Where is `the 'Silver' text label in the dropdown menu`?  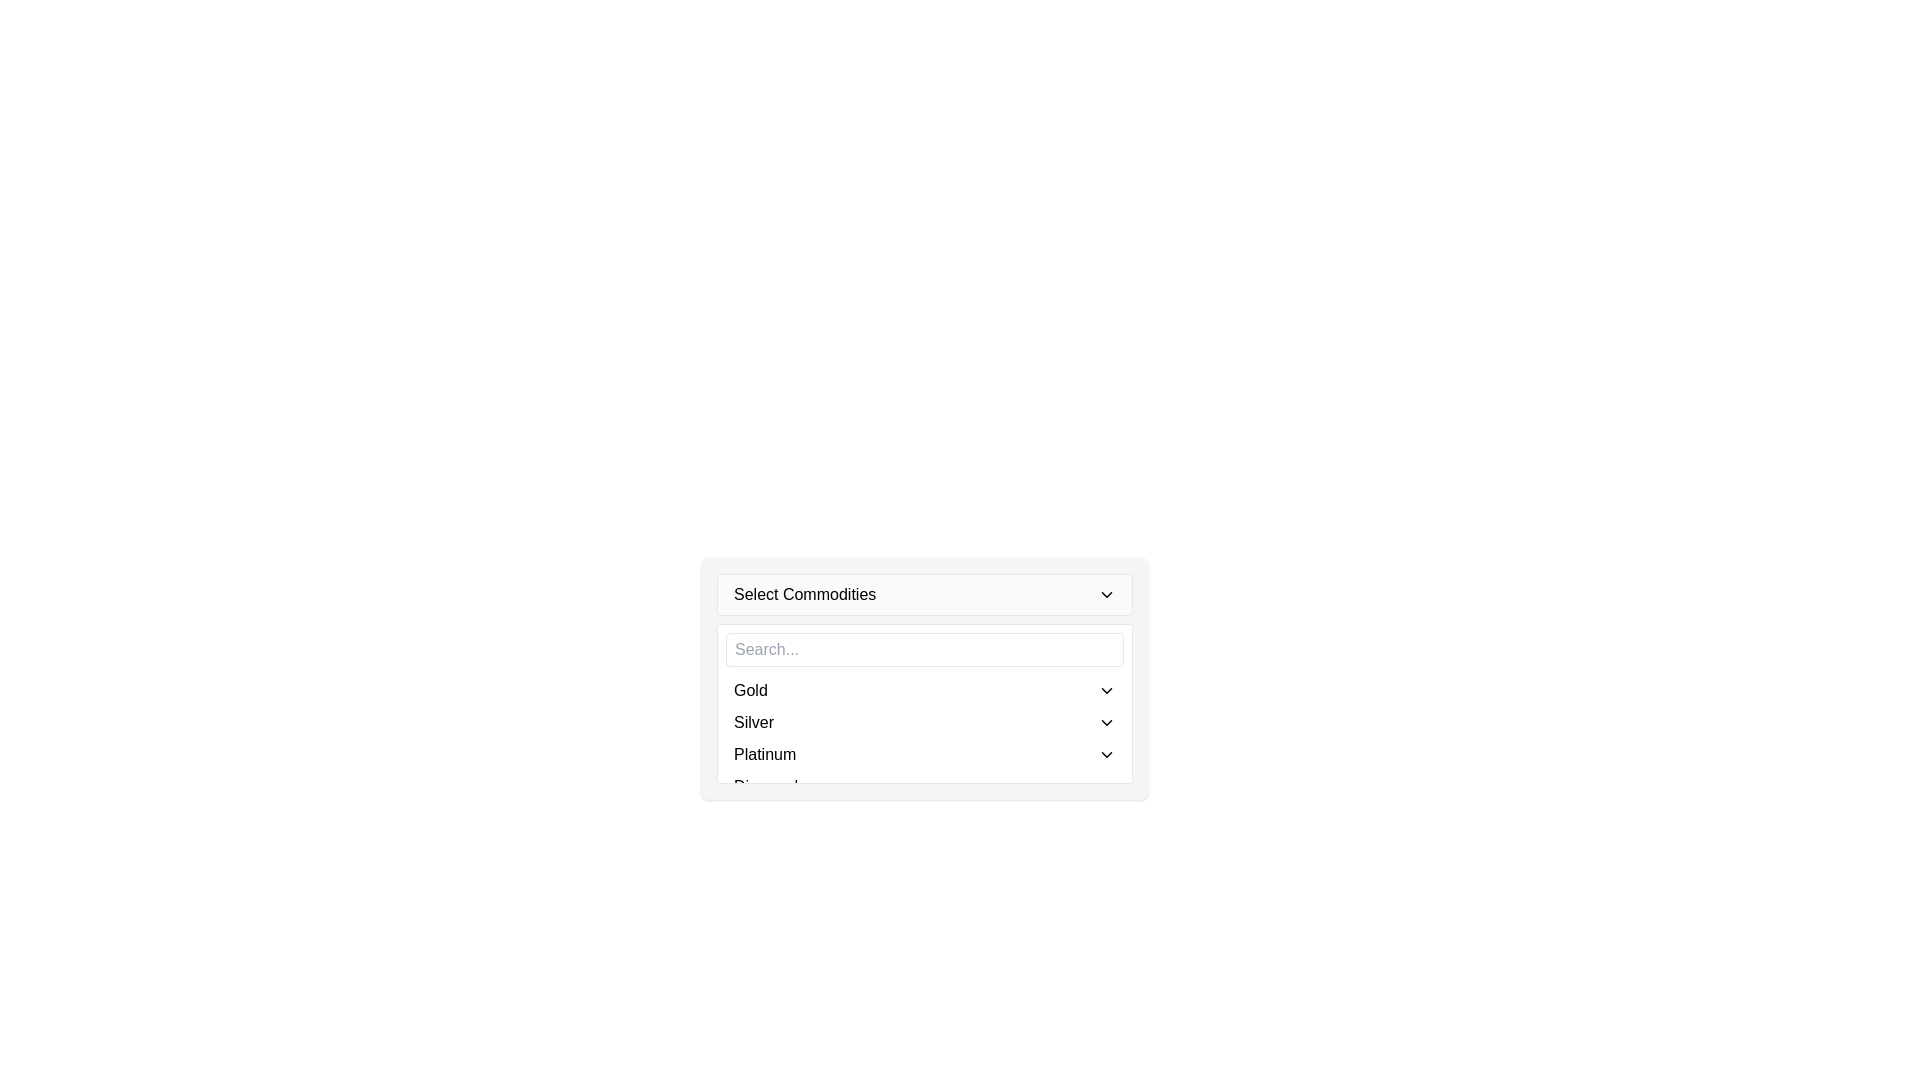 the 'Silver' text label in the dropdown menu is located at coordinates (752, 722).